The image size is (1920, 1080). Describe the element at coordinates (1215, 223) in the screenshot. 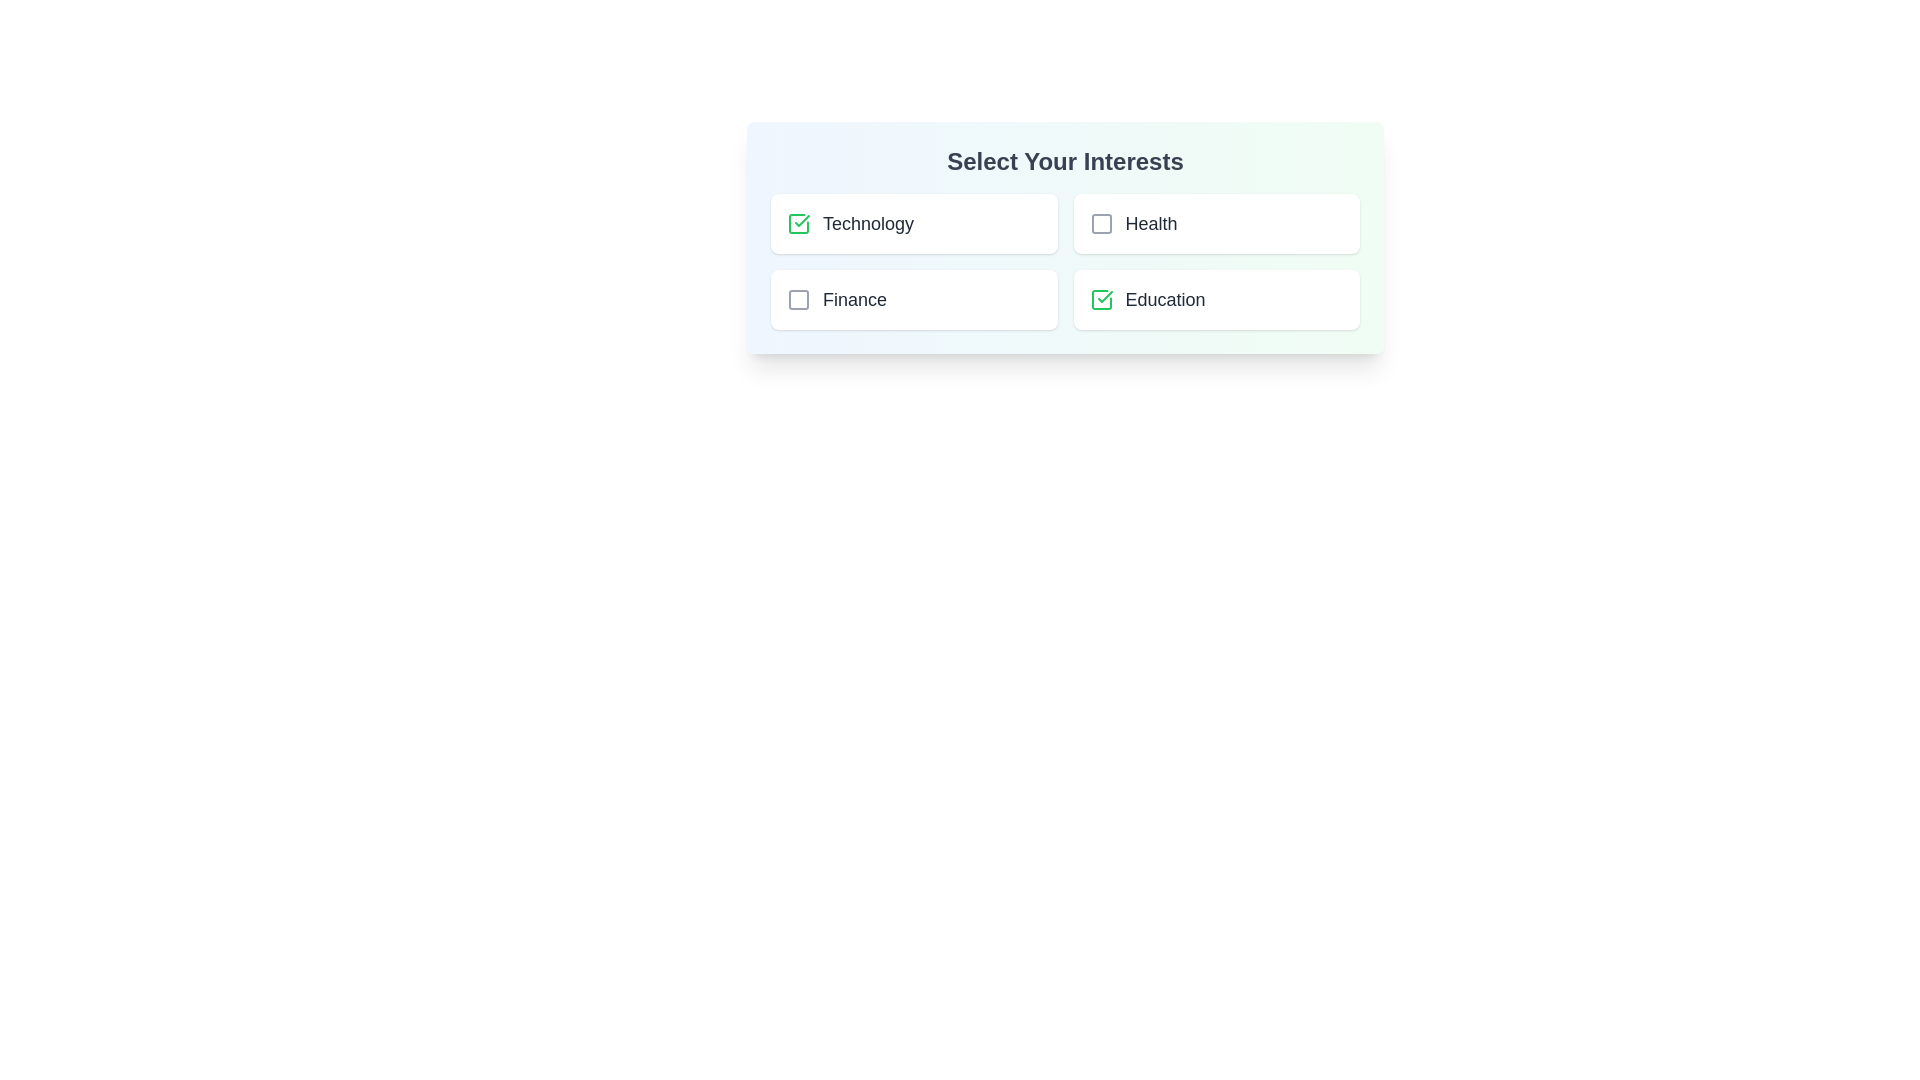

I see `the category item Health to toggle its selection state` at that location.